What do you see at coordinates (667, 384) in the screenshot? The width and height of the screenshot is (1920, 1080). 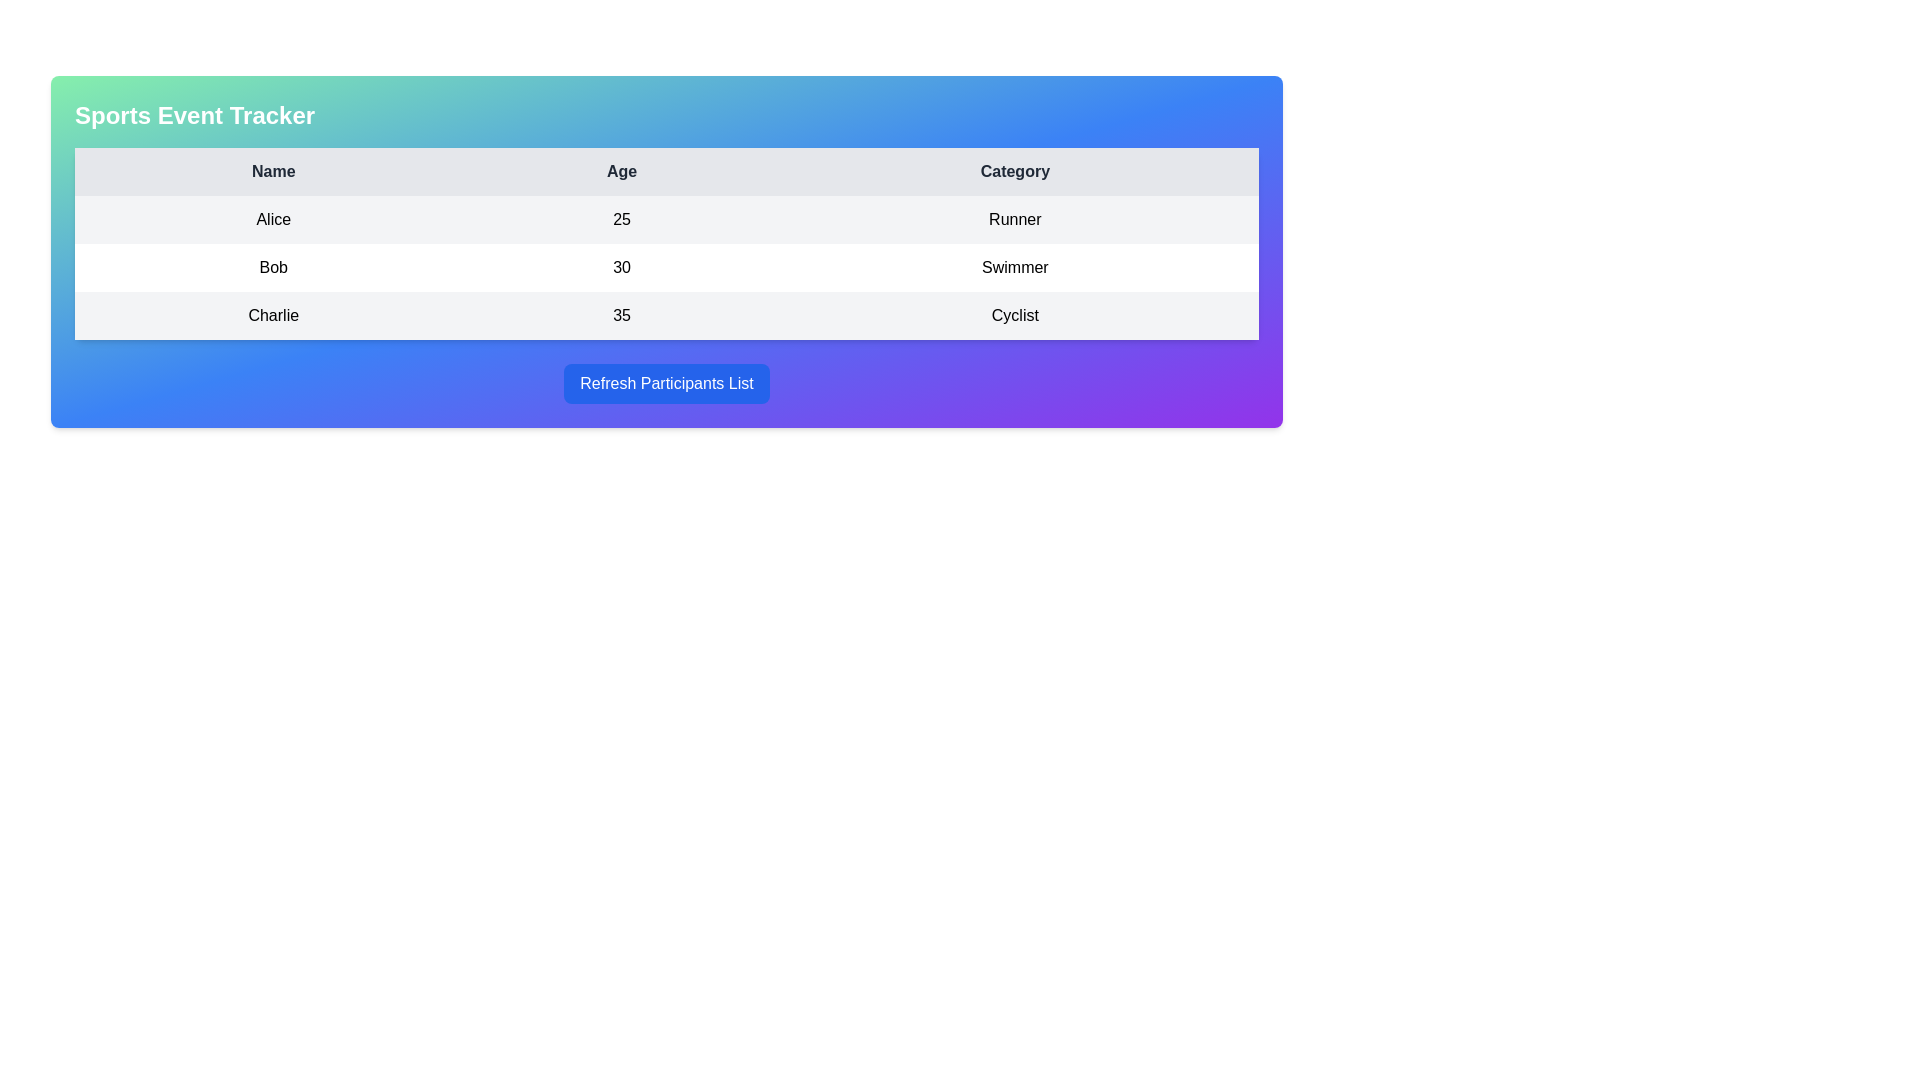 I see `the 'Refresh Participants List' button, which is a blue rounded rectangle with white text, to observe its hover effects` at bounding box center [667, 384].